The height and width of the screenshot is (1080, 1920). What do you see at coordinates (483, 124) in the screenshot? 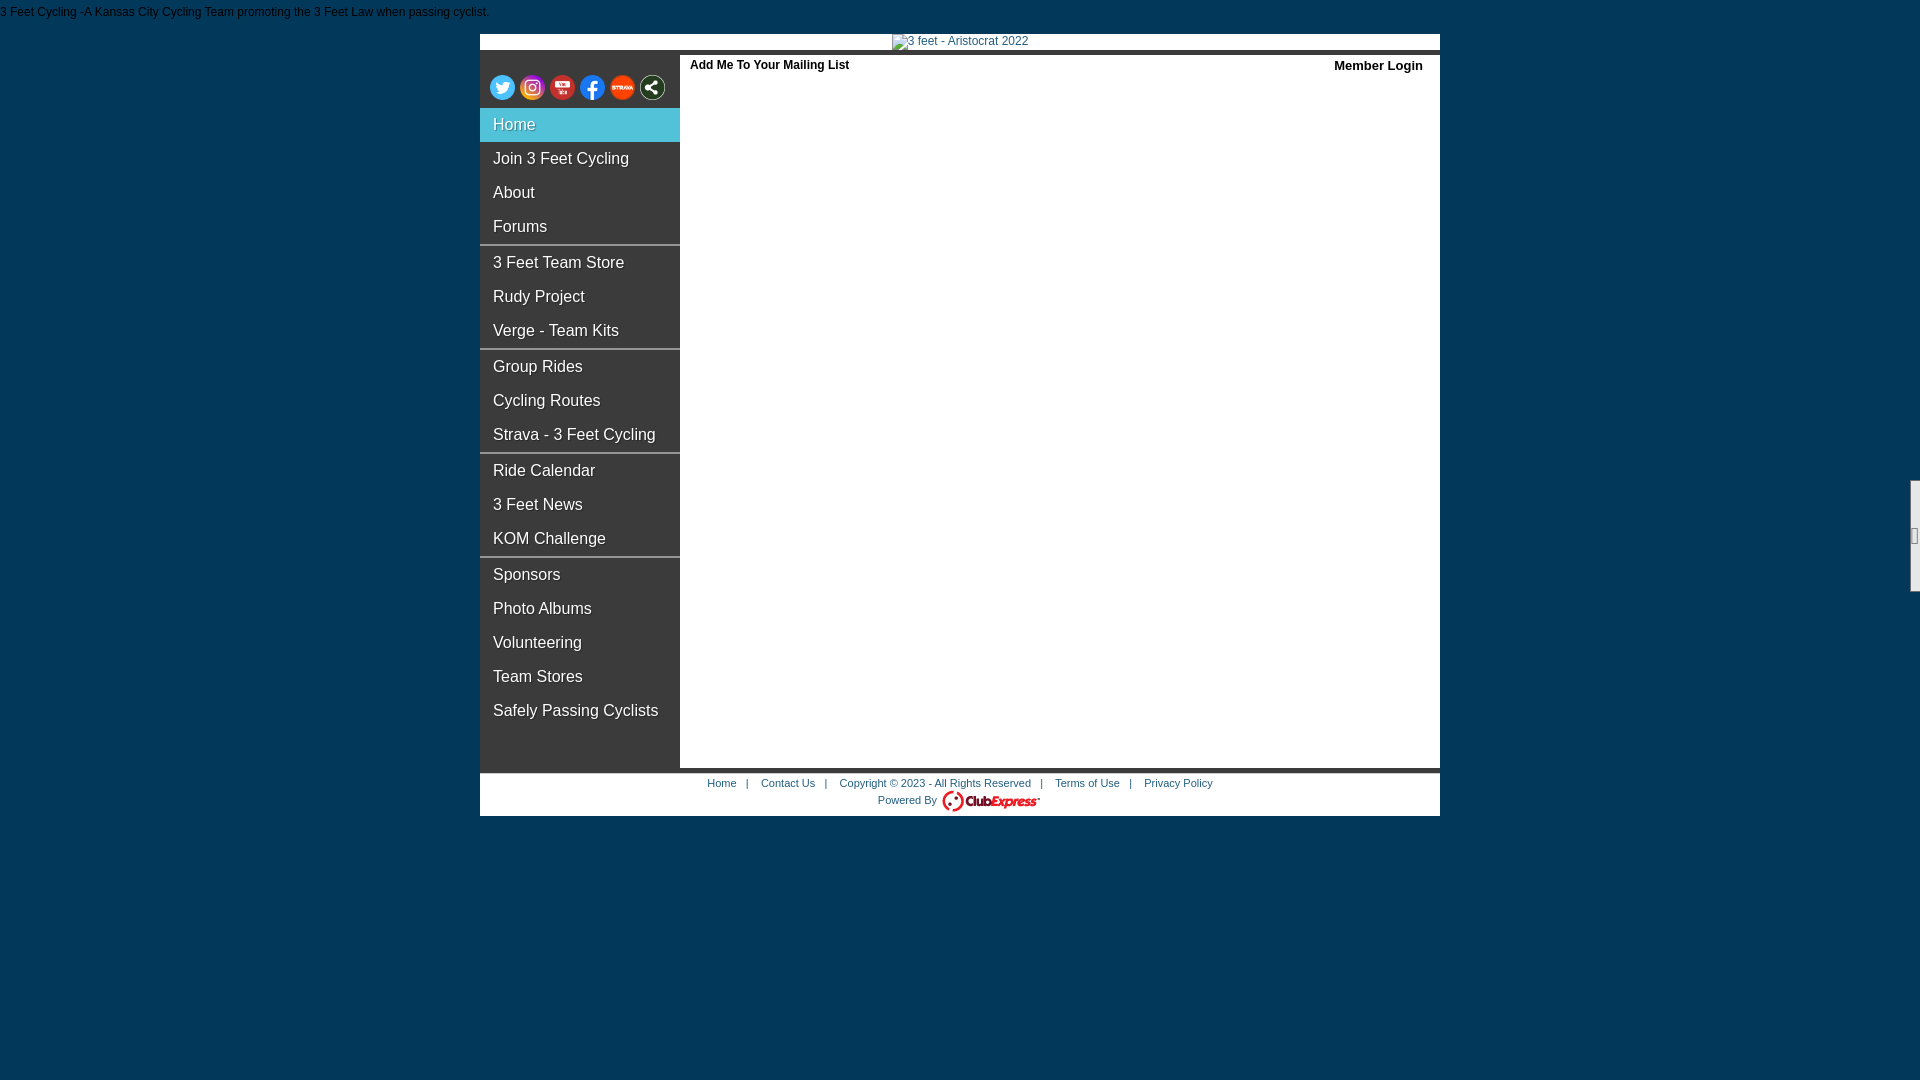
I see `'Home'` at bounding box center [483, 124].